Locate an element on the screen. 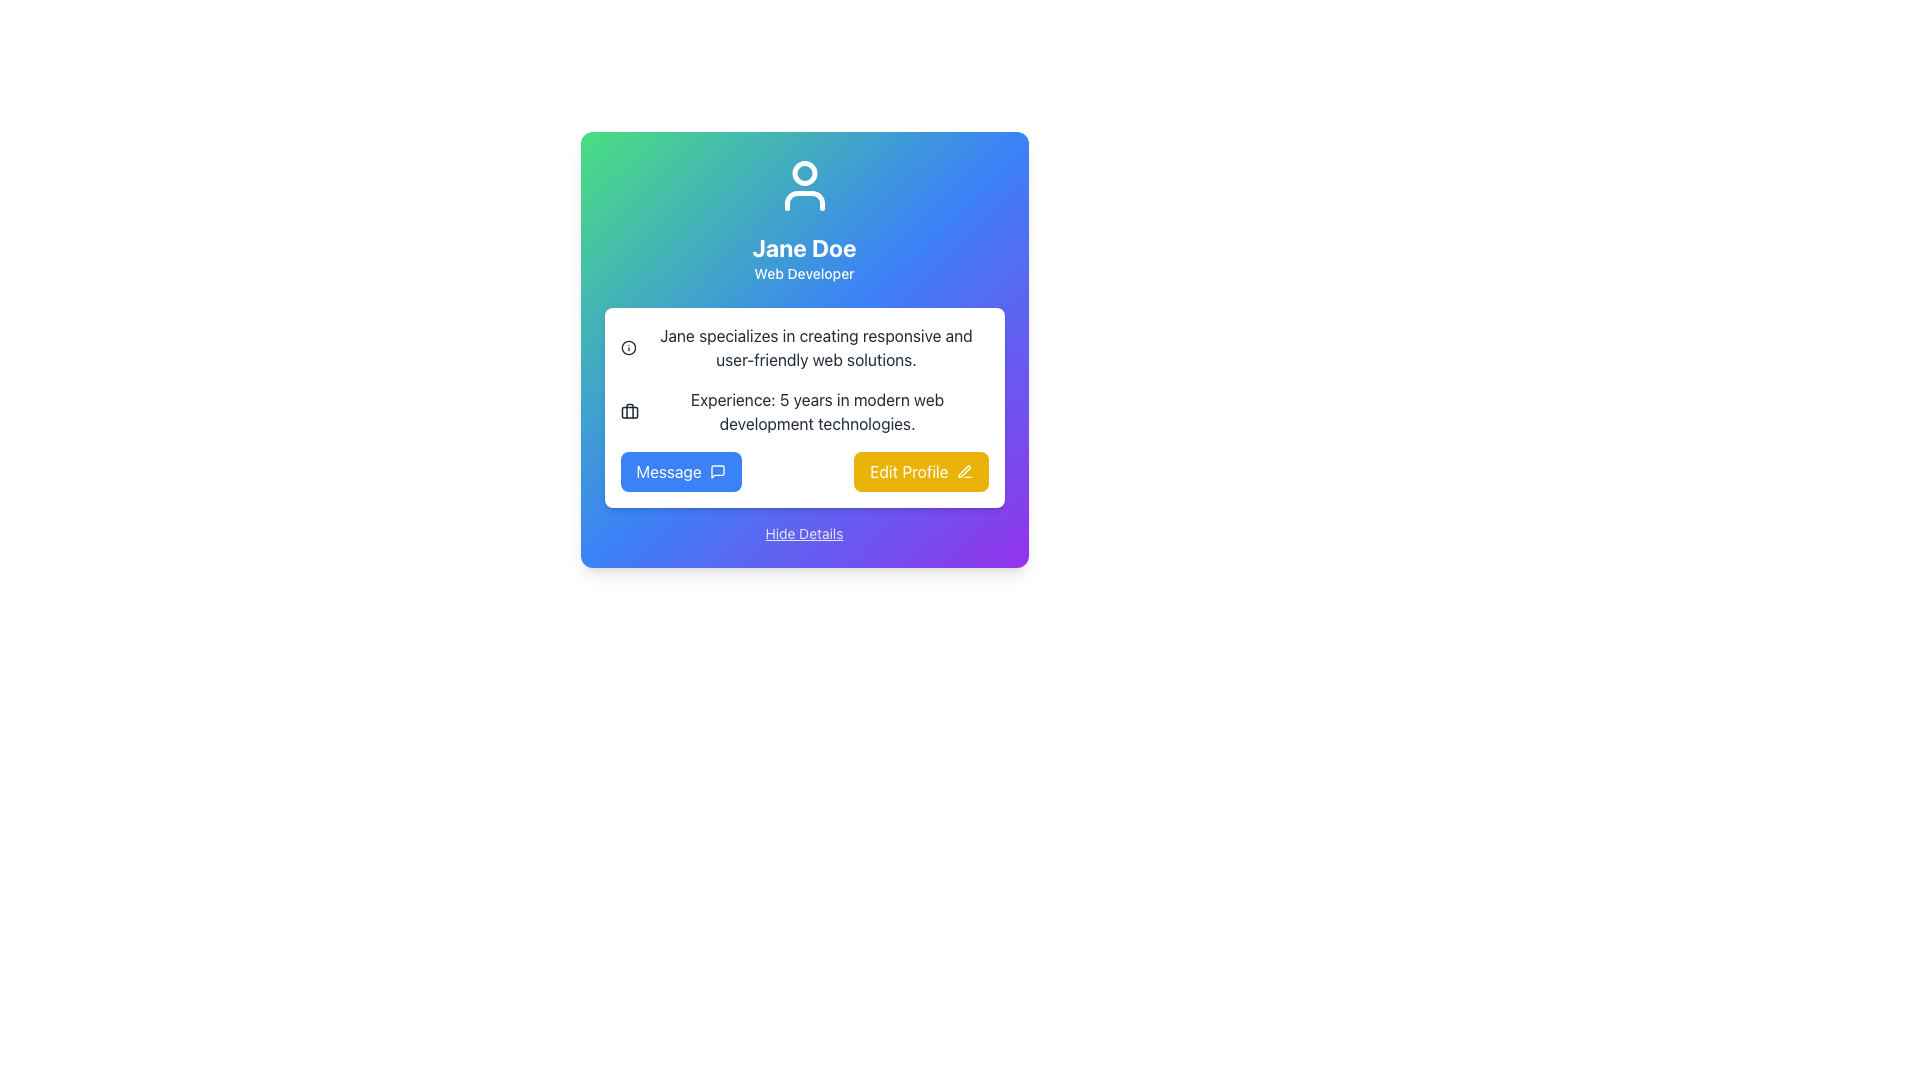  the briefcase icon located in the informational card under 'Jane Doe - Web Developer', preceding the text 'Experience: 5 years in modern web development technologies' is located at coordinates (628, 411).